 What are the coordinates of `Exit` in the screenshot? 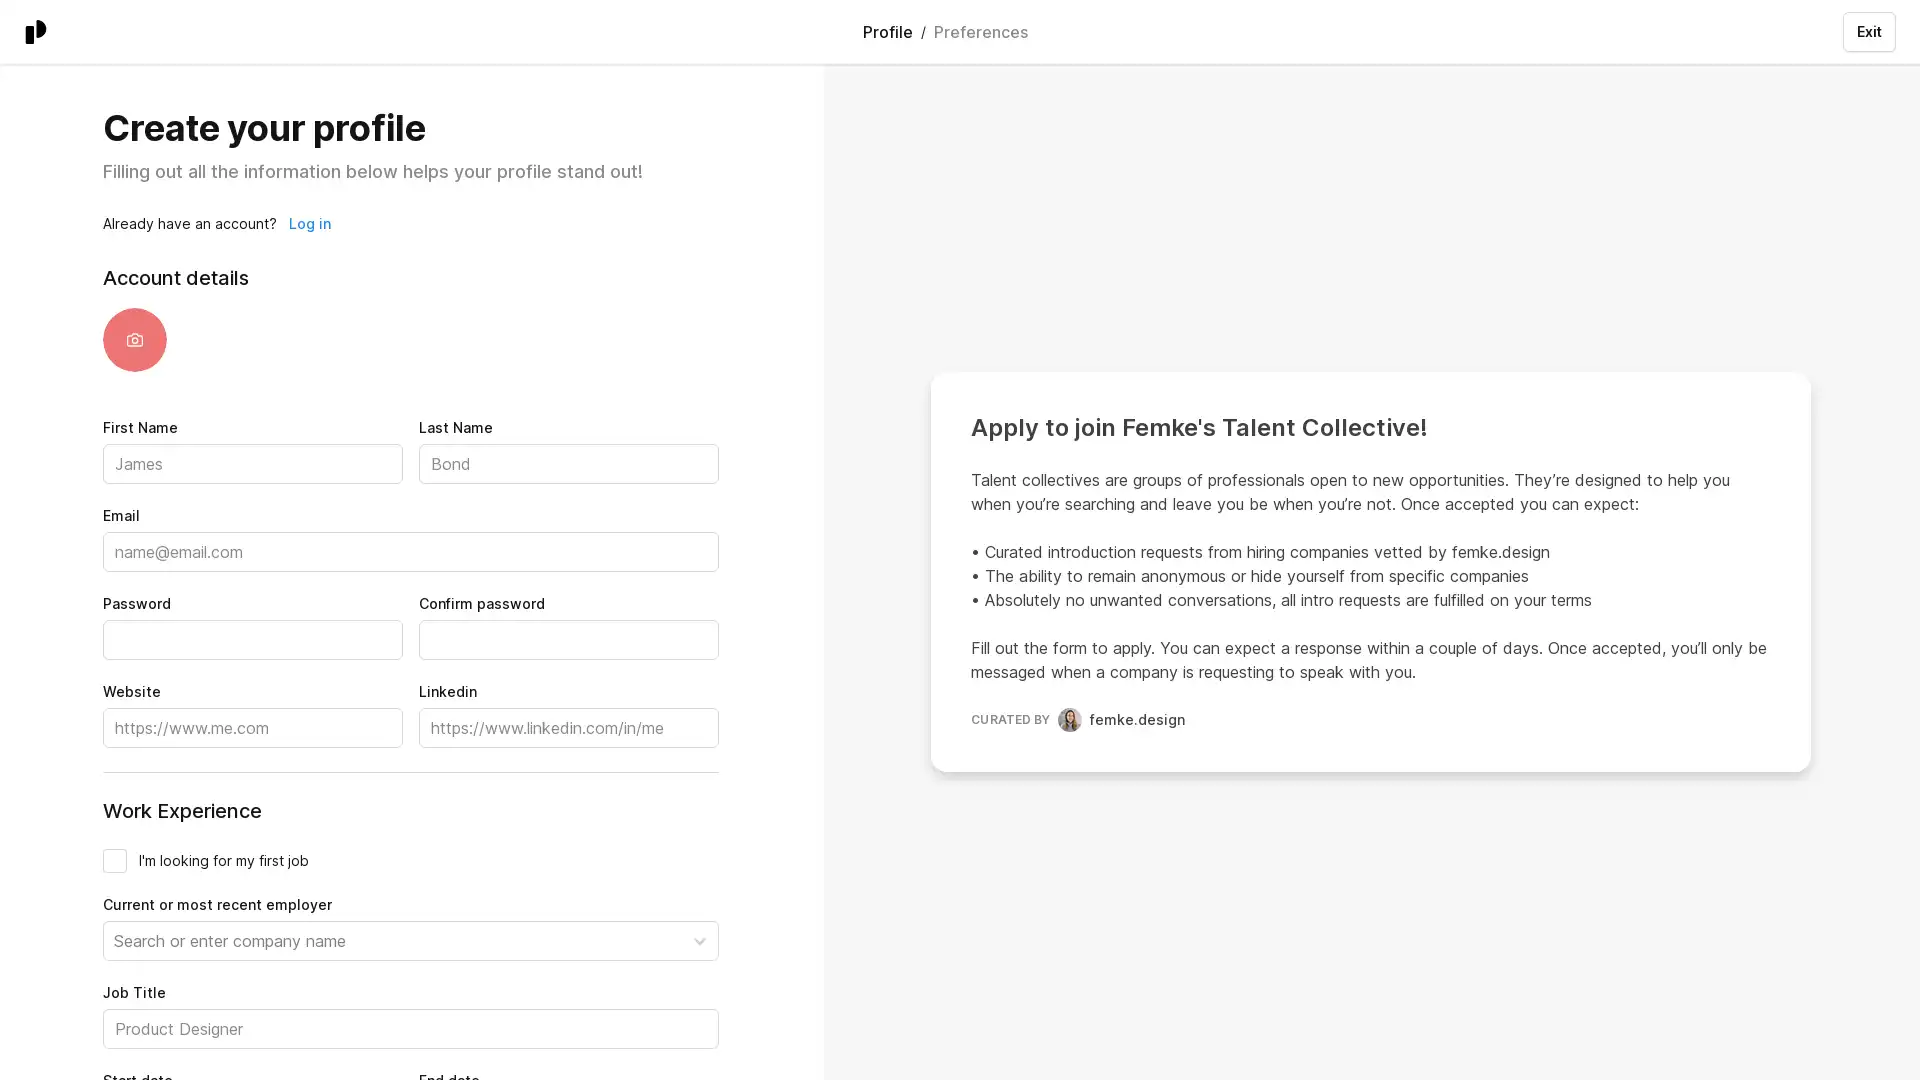 It's located at (1868, 31).